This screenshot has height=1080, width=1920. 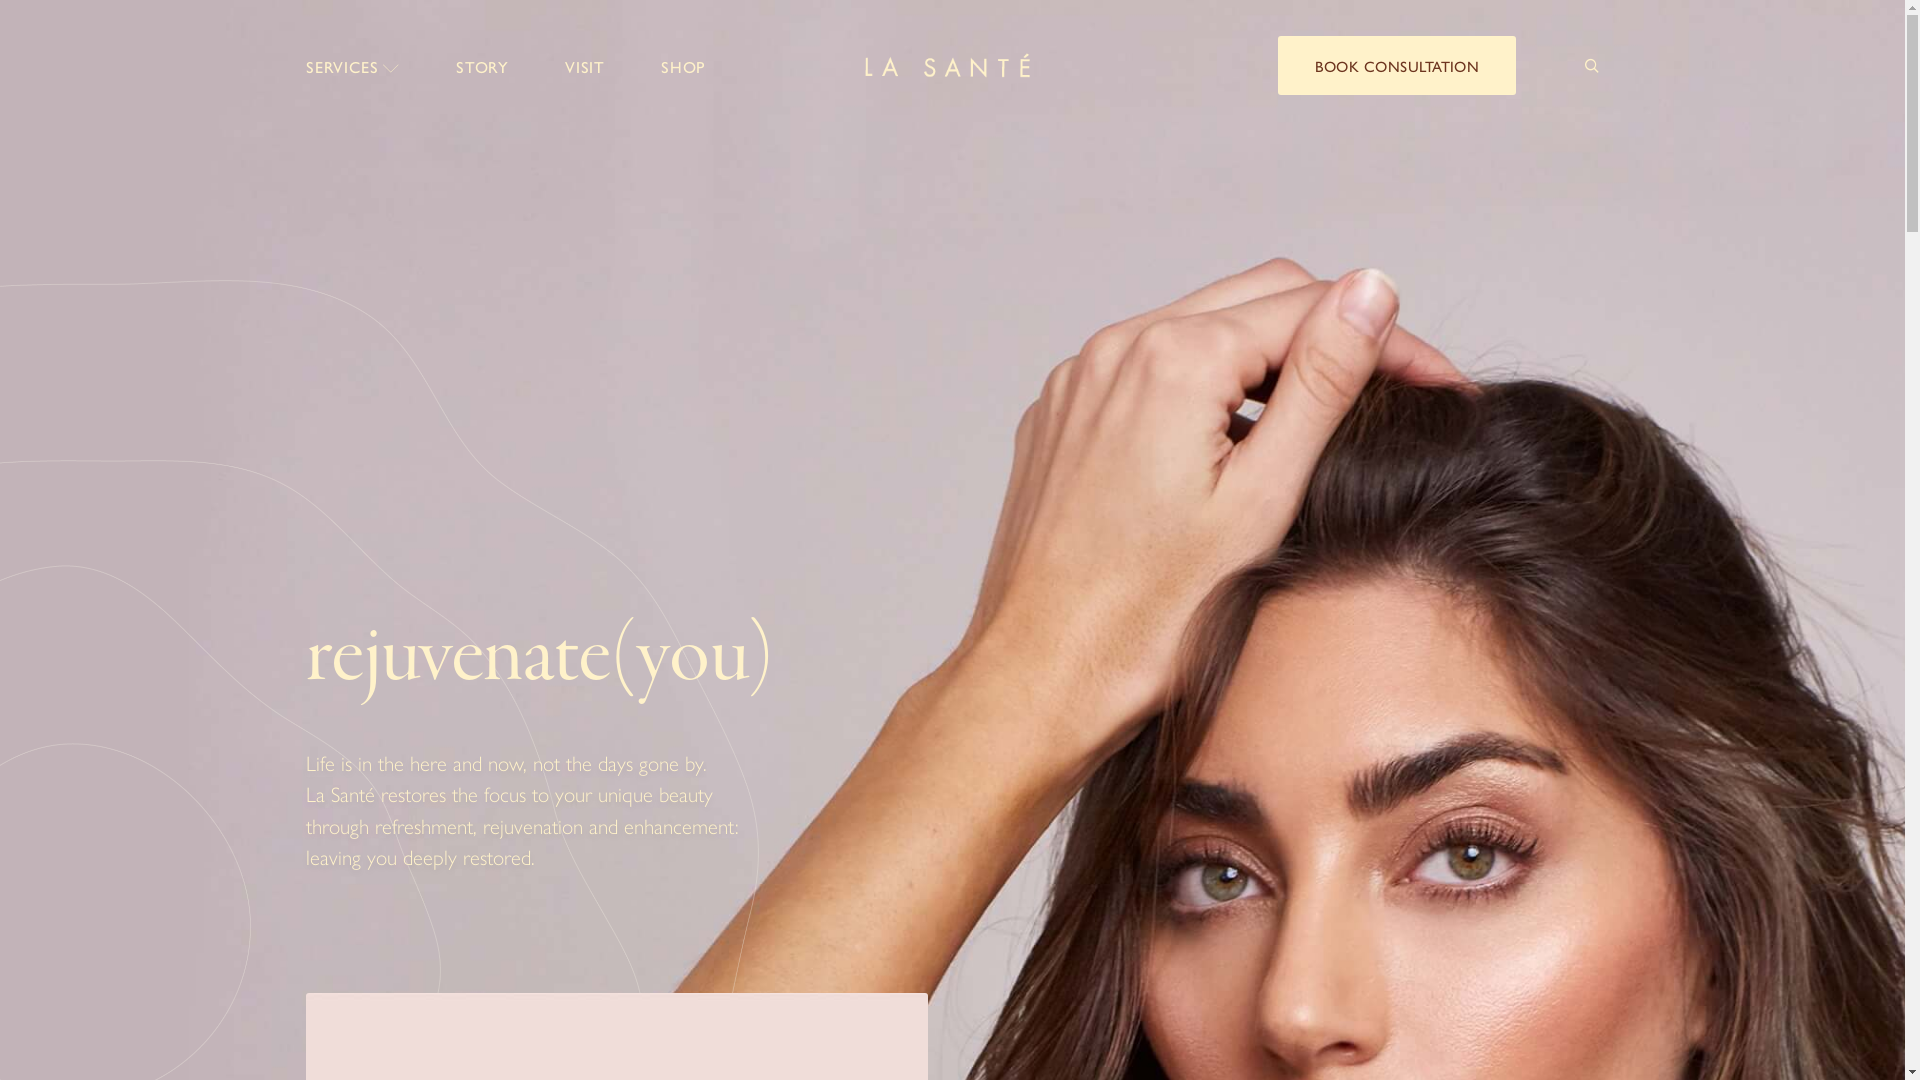 I want to click on 'SERVICES', so click(x=353, y=65).